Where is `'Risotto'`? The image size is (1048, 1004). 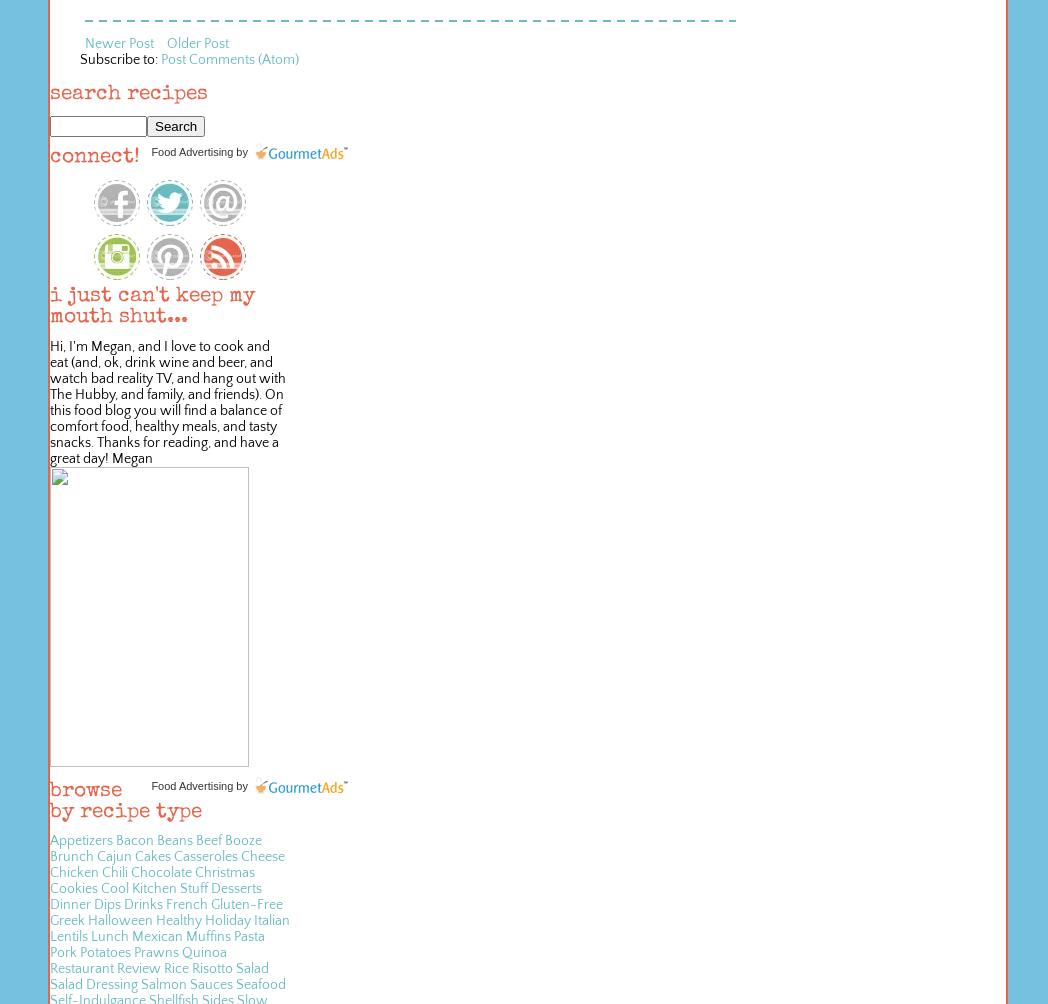 'Risotto' is located at coordinates (211, 967).